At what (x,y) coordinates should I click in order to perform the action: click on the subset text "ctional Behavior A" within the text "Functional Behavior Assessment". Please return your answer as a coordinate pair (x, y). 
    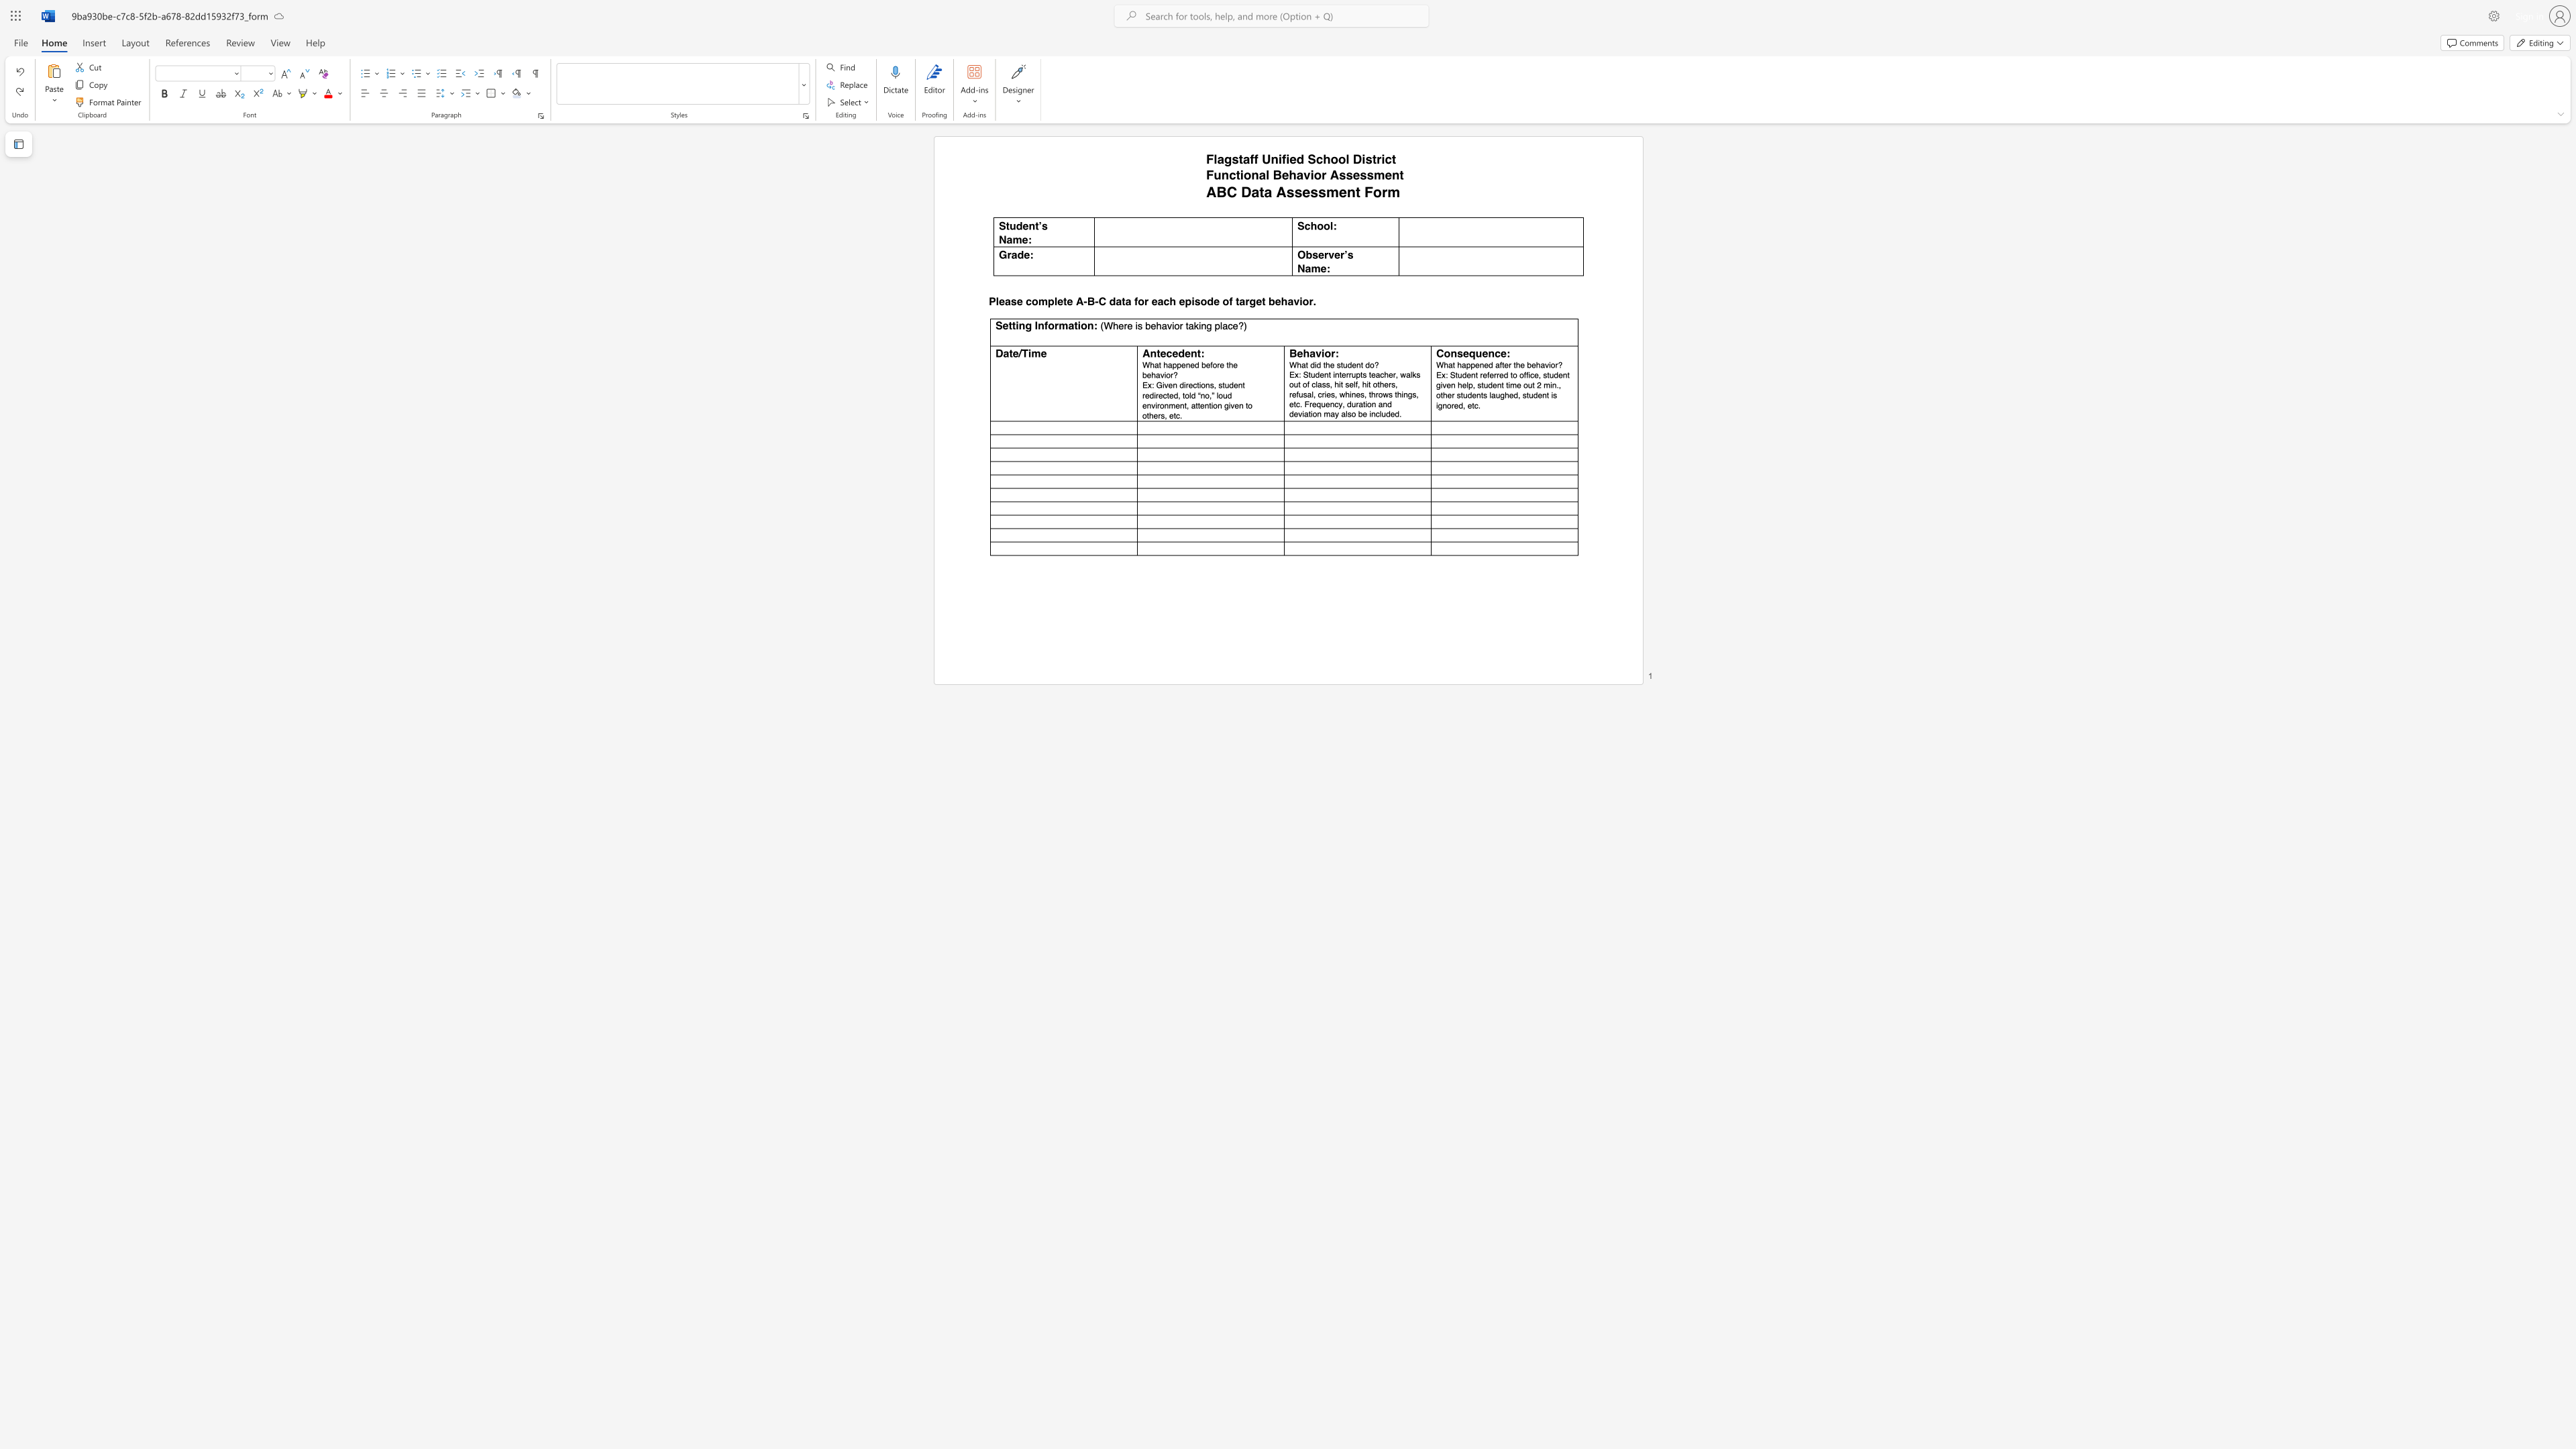
    Looking at the image, I should click on (1228, 174).